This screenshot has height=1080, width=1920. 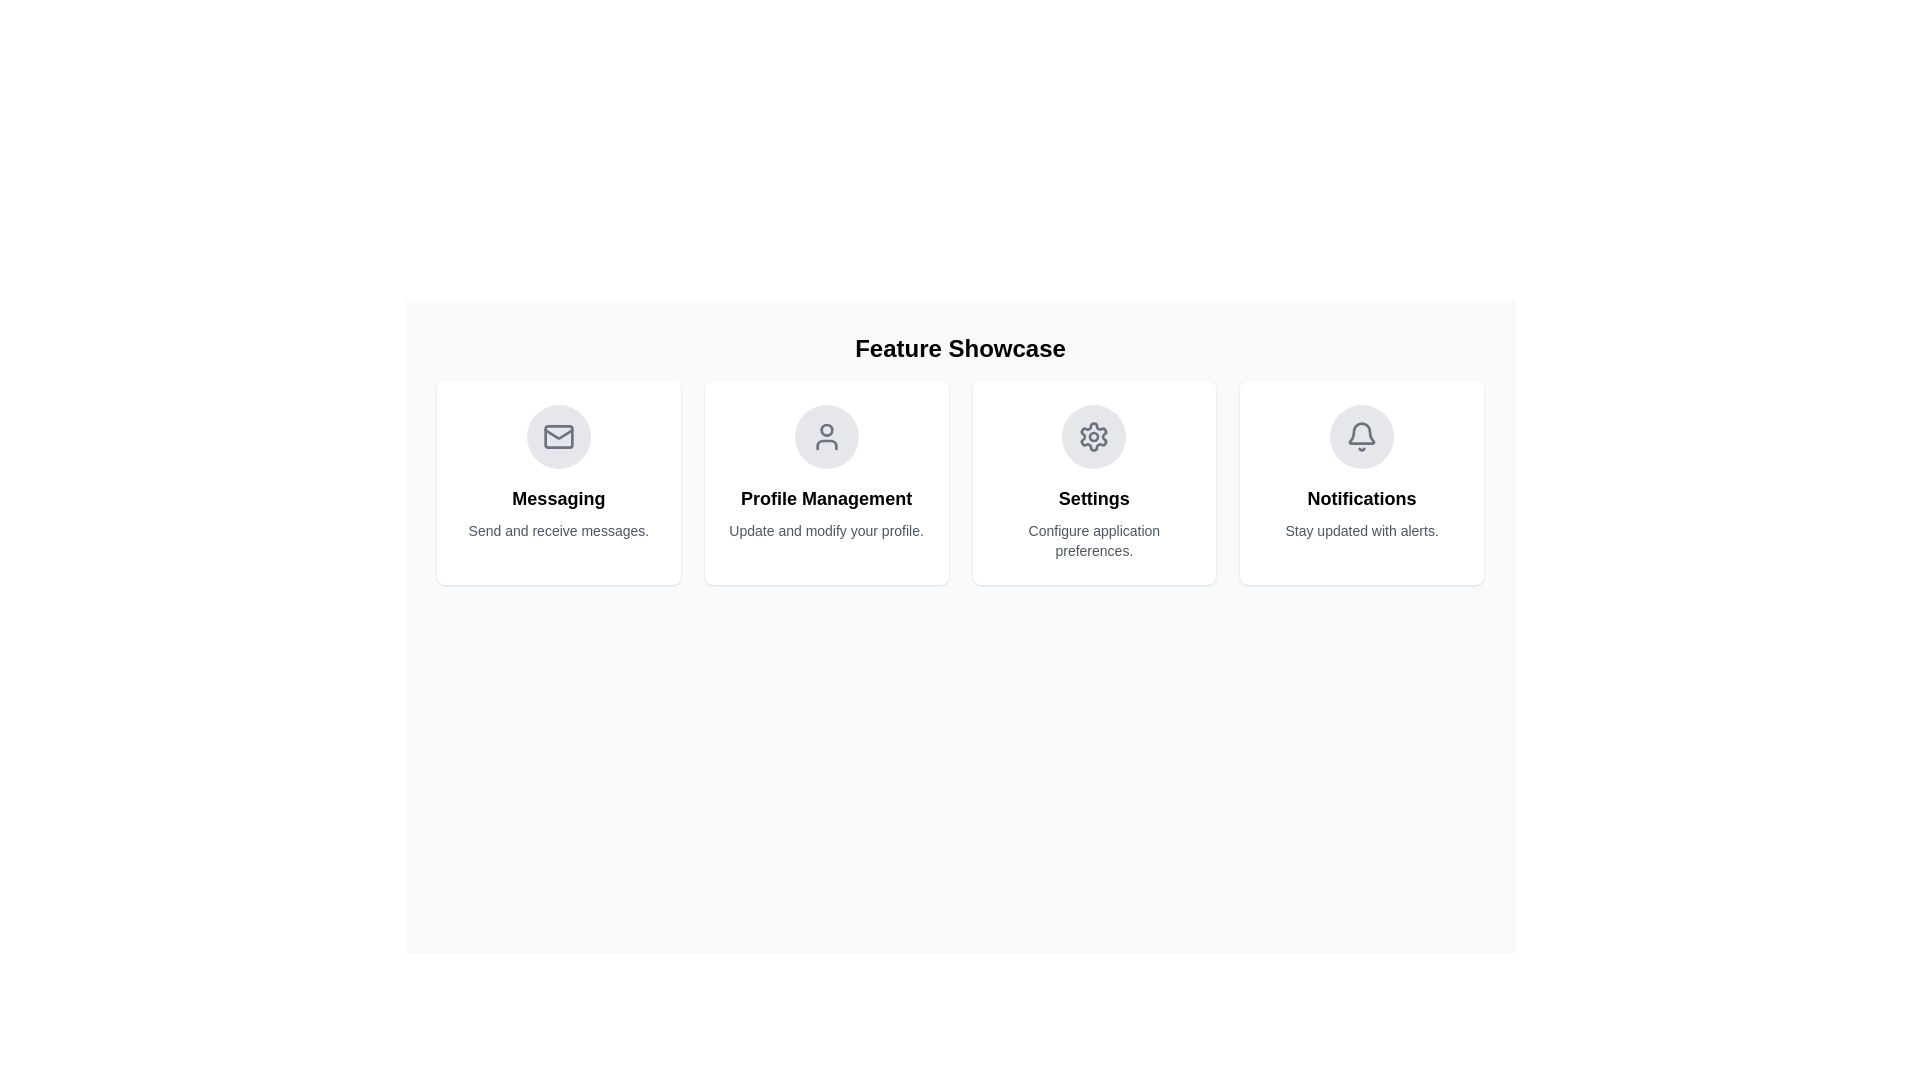 I want to click on static text label displaying 'Configure application preferences.' located below the 'Settings' header in the third card of a four-card layout, so click(x=1093, y=540).